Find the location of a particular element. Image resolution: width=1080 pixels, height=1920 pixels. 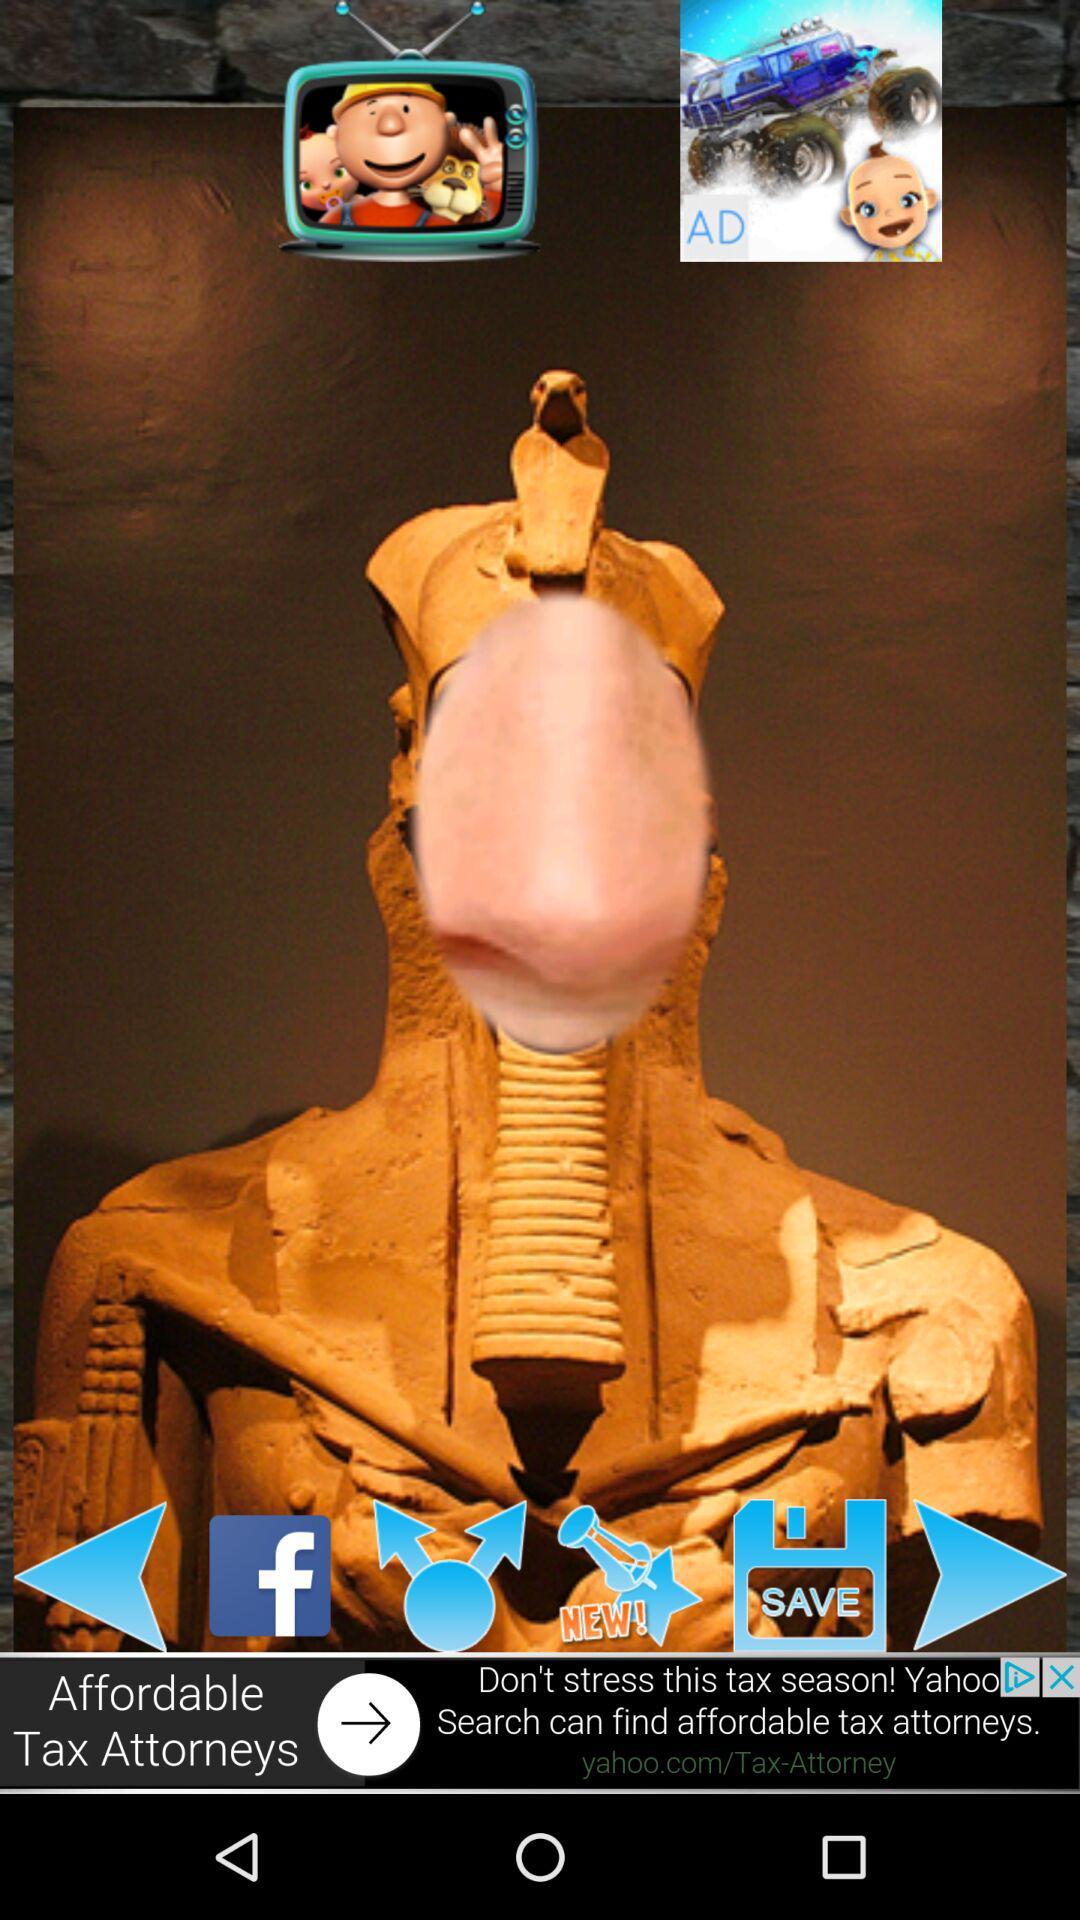

the share icon is located at coordinates (450, 1685).